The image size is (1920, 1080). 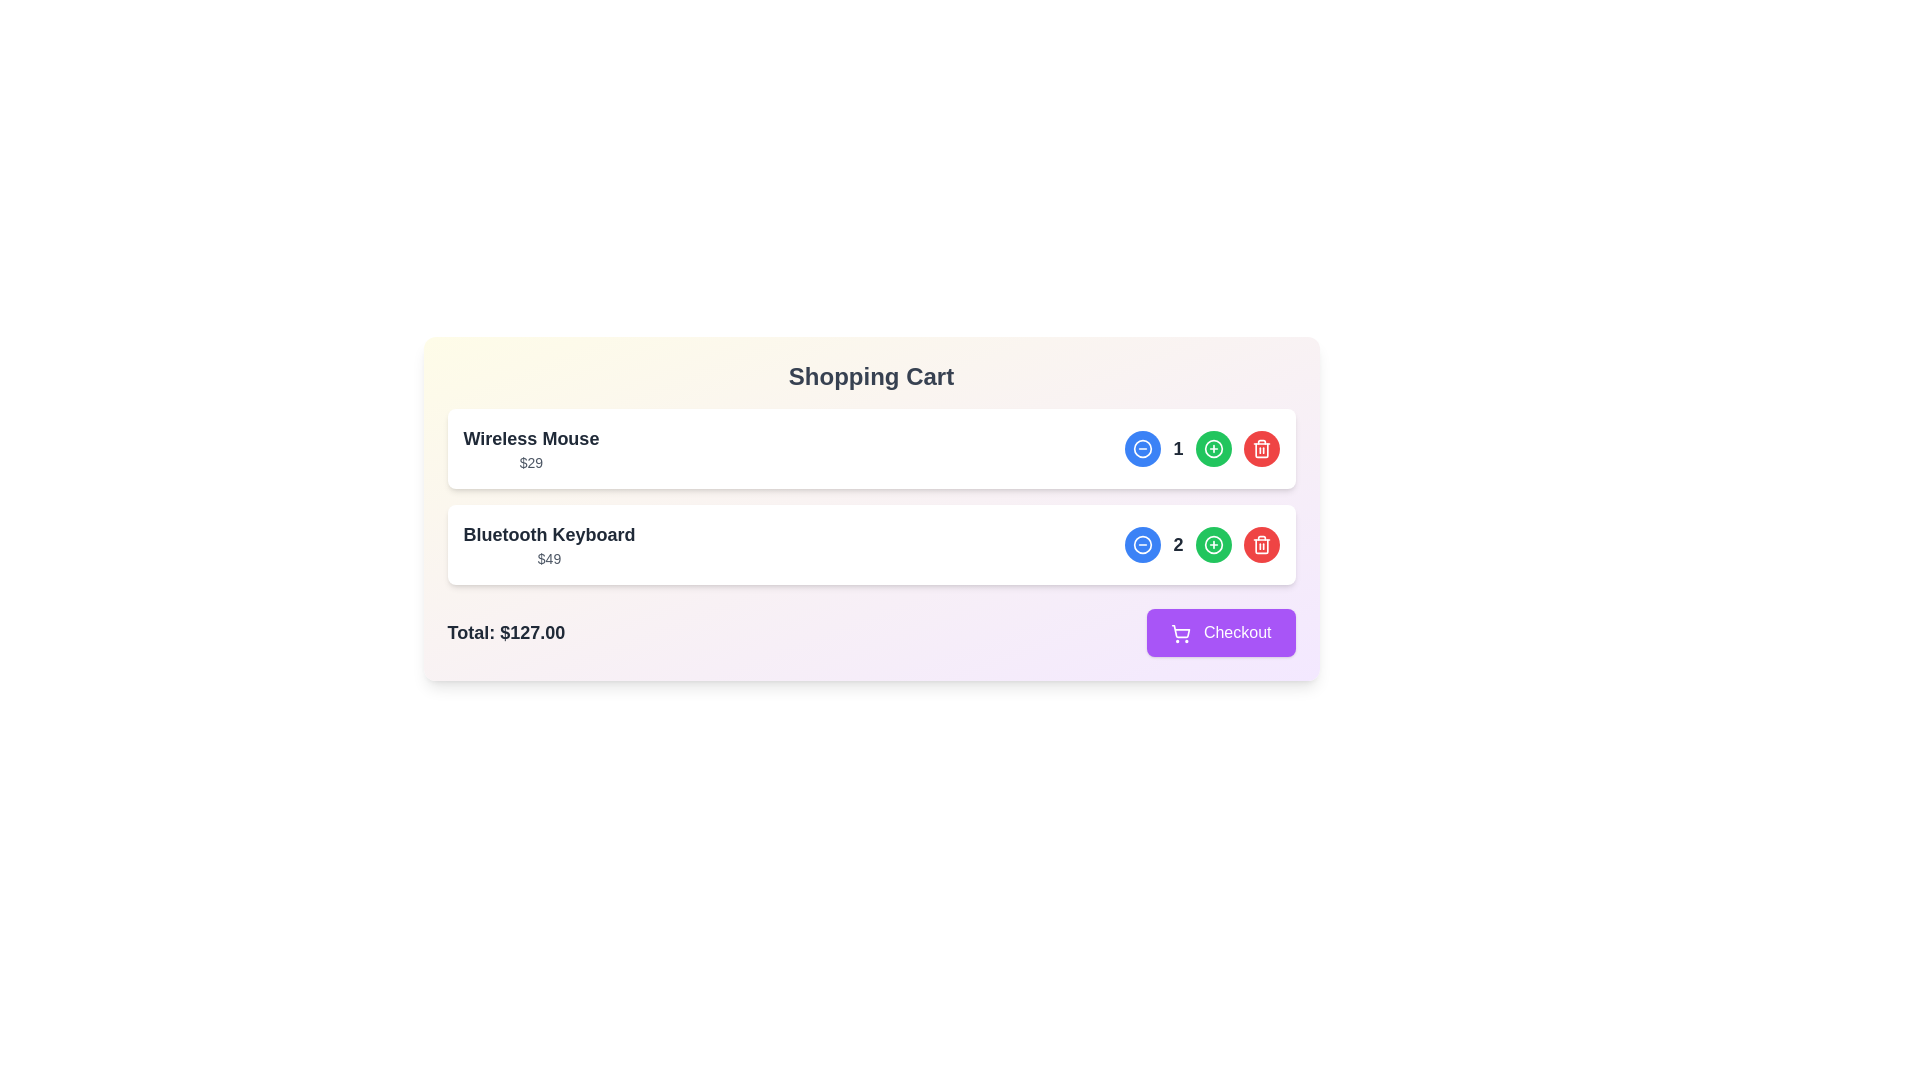 What do you see at coordinates (1201, 544) in the screenshot?
I see `the current count displayed in the shopping cart for the Bluetooth Keyboard, as it changes dynamically in response to user interactions with the increment and decrement buttons` at bounding box center [1201, 544].